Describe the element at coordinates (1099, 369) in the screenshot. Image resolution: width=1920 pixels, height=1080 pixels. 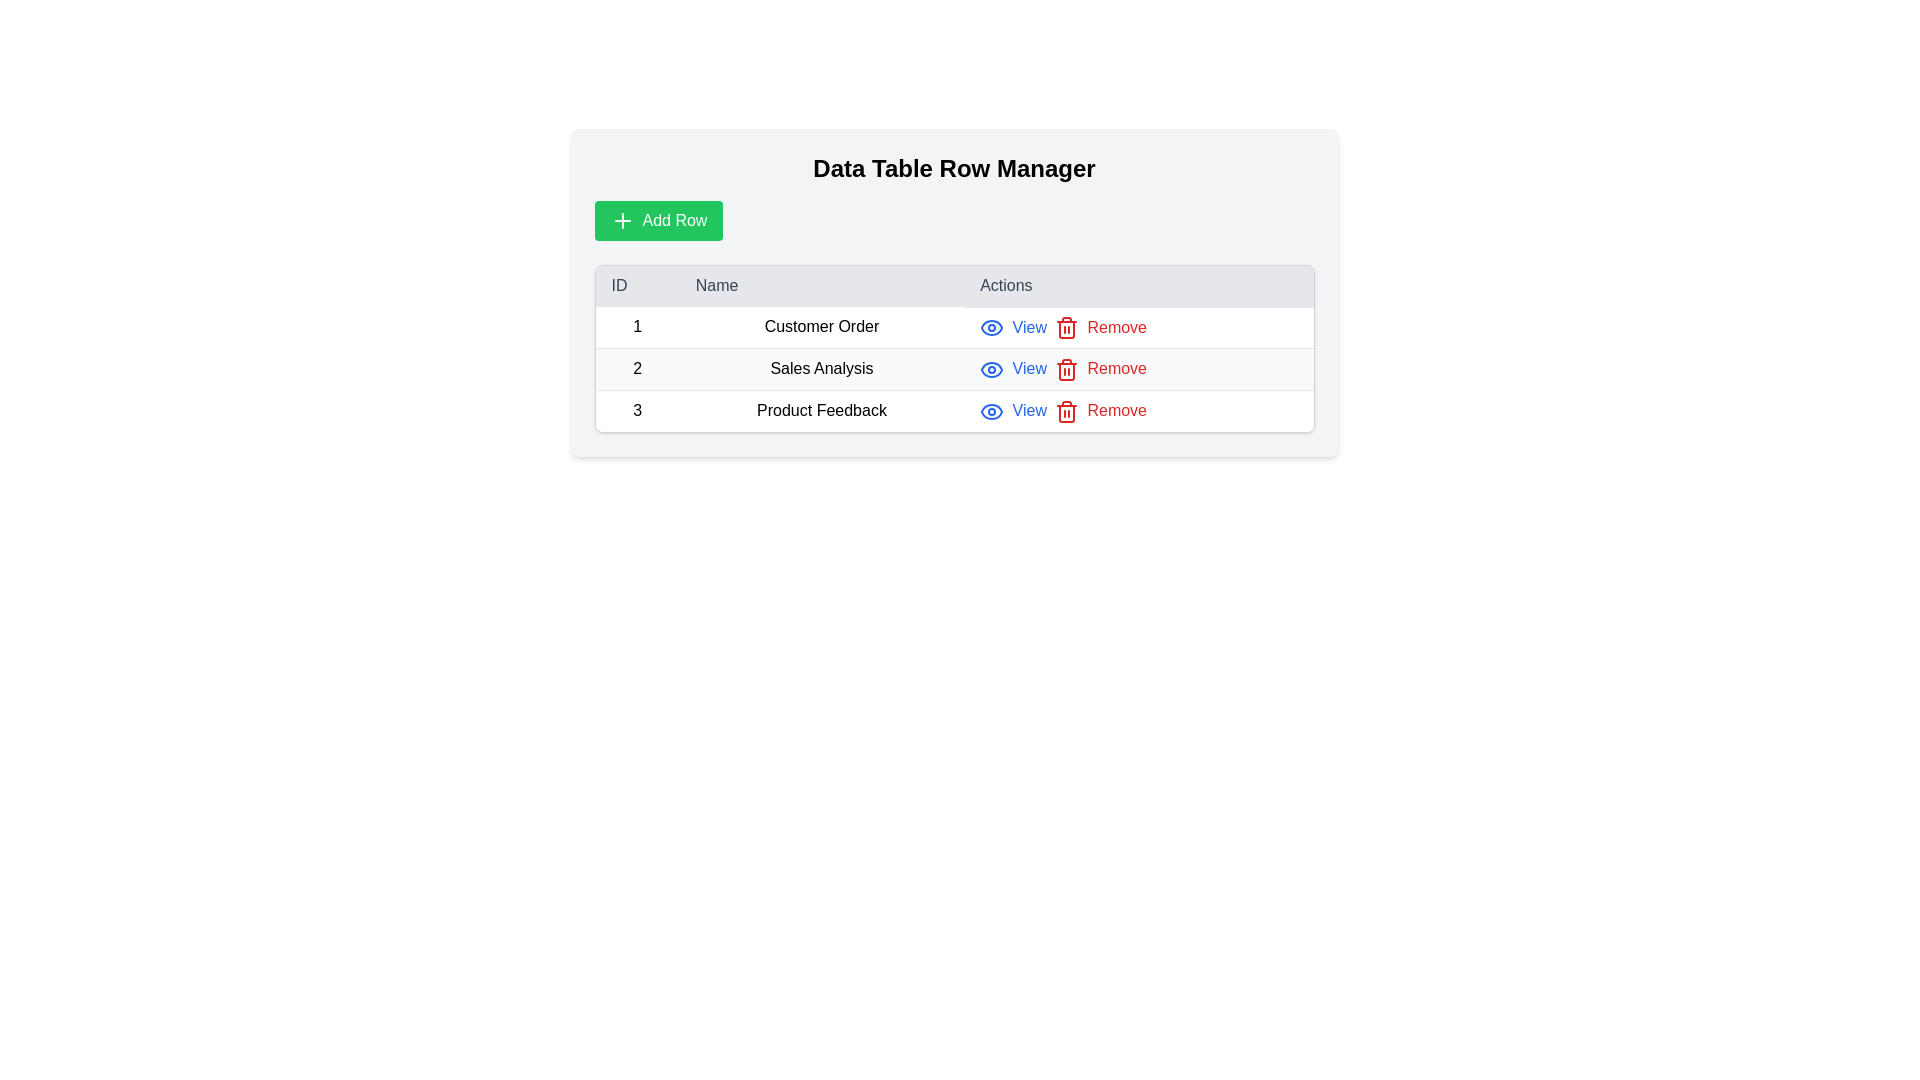
I see `the Link styled as a button in the second row of the 'Actions' column` at that location.